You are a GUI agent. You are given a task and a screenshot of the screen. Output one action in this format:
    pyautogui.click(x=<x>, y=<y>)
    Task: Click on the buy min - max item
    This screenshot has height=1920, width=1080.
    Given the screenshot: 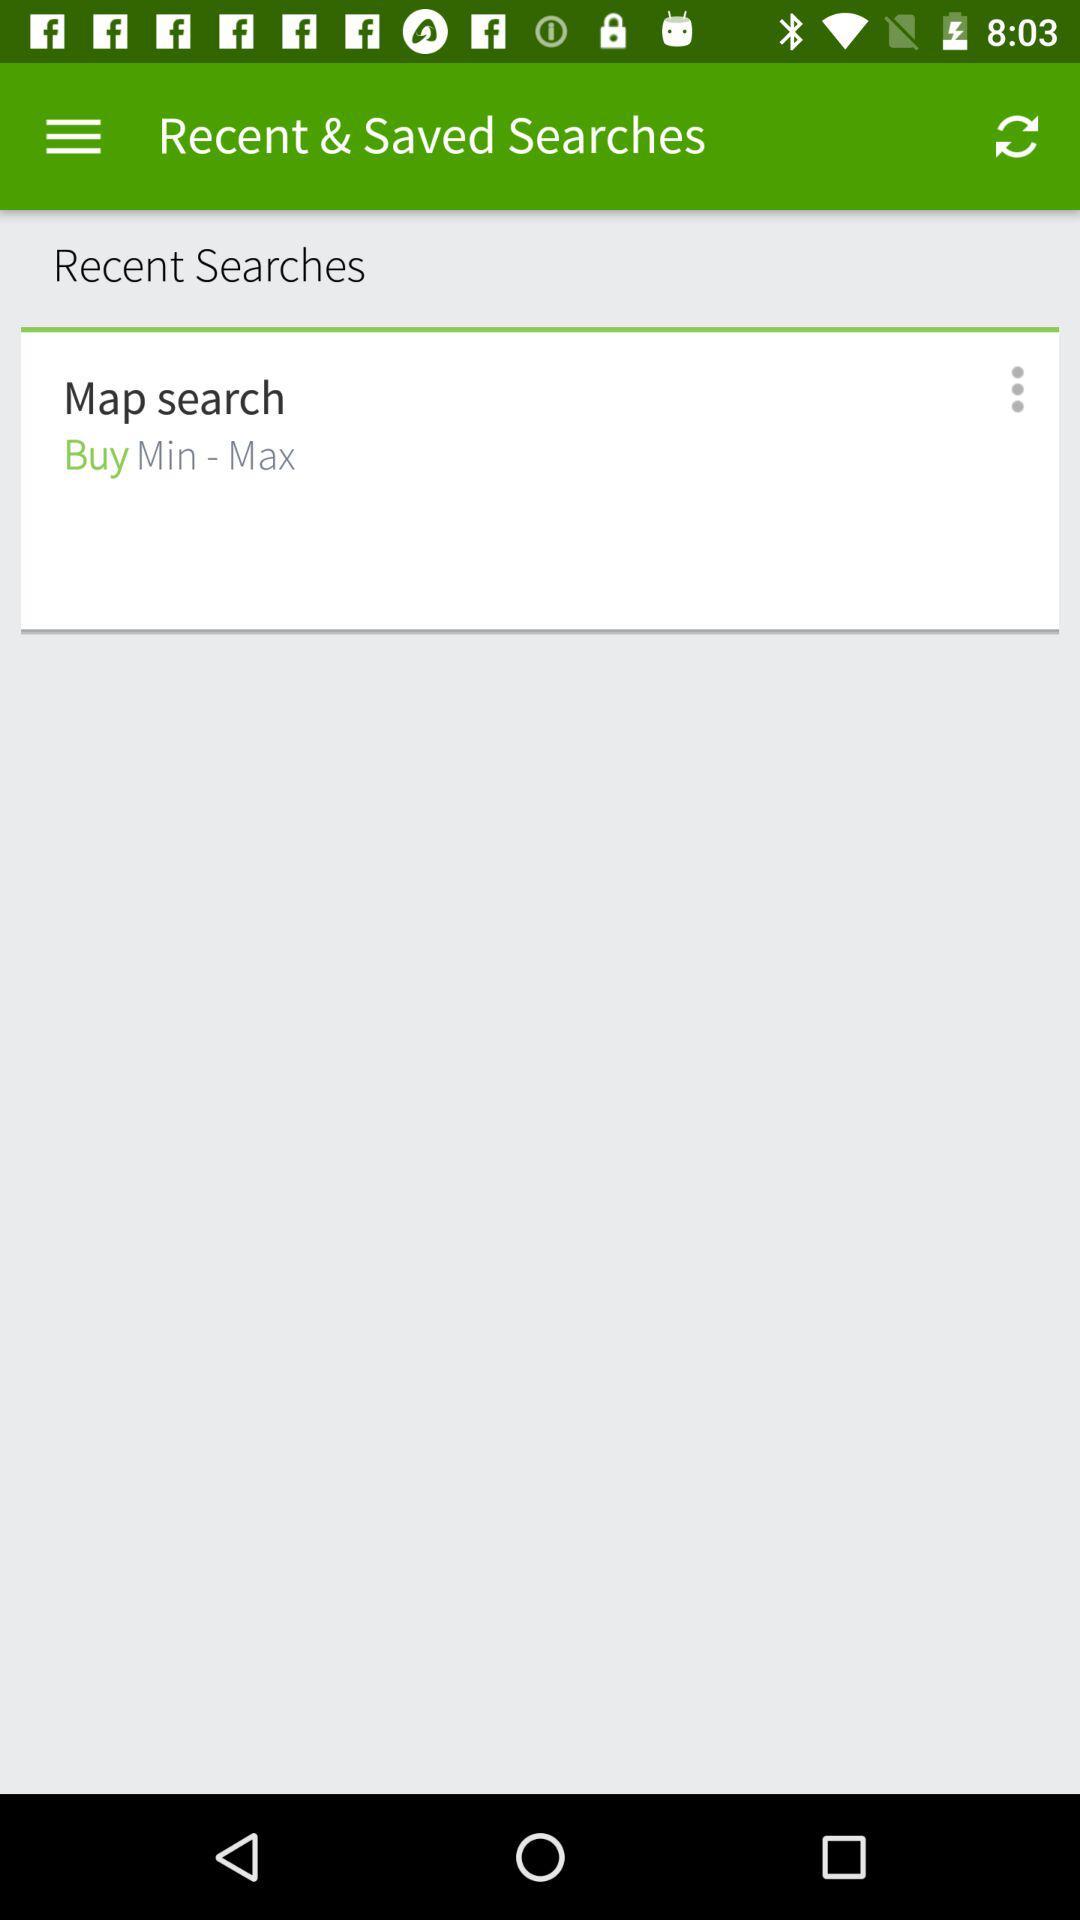 What is the action you would take?
    pyautogui.click(x=178, y=455)
    